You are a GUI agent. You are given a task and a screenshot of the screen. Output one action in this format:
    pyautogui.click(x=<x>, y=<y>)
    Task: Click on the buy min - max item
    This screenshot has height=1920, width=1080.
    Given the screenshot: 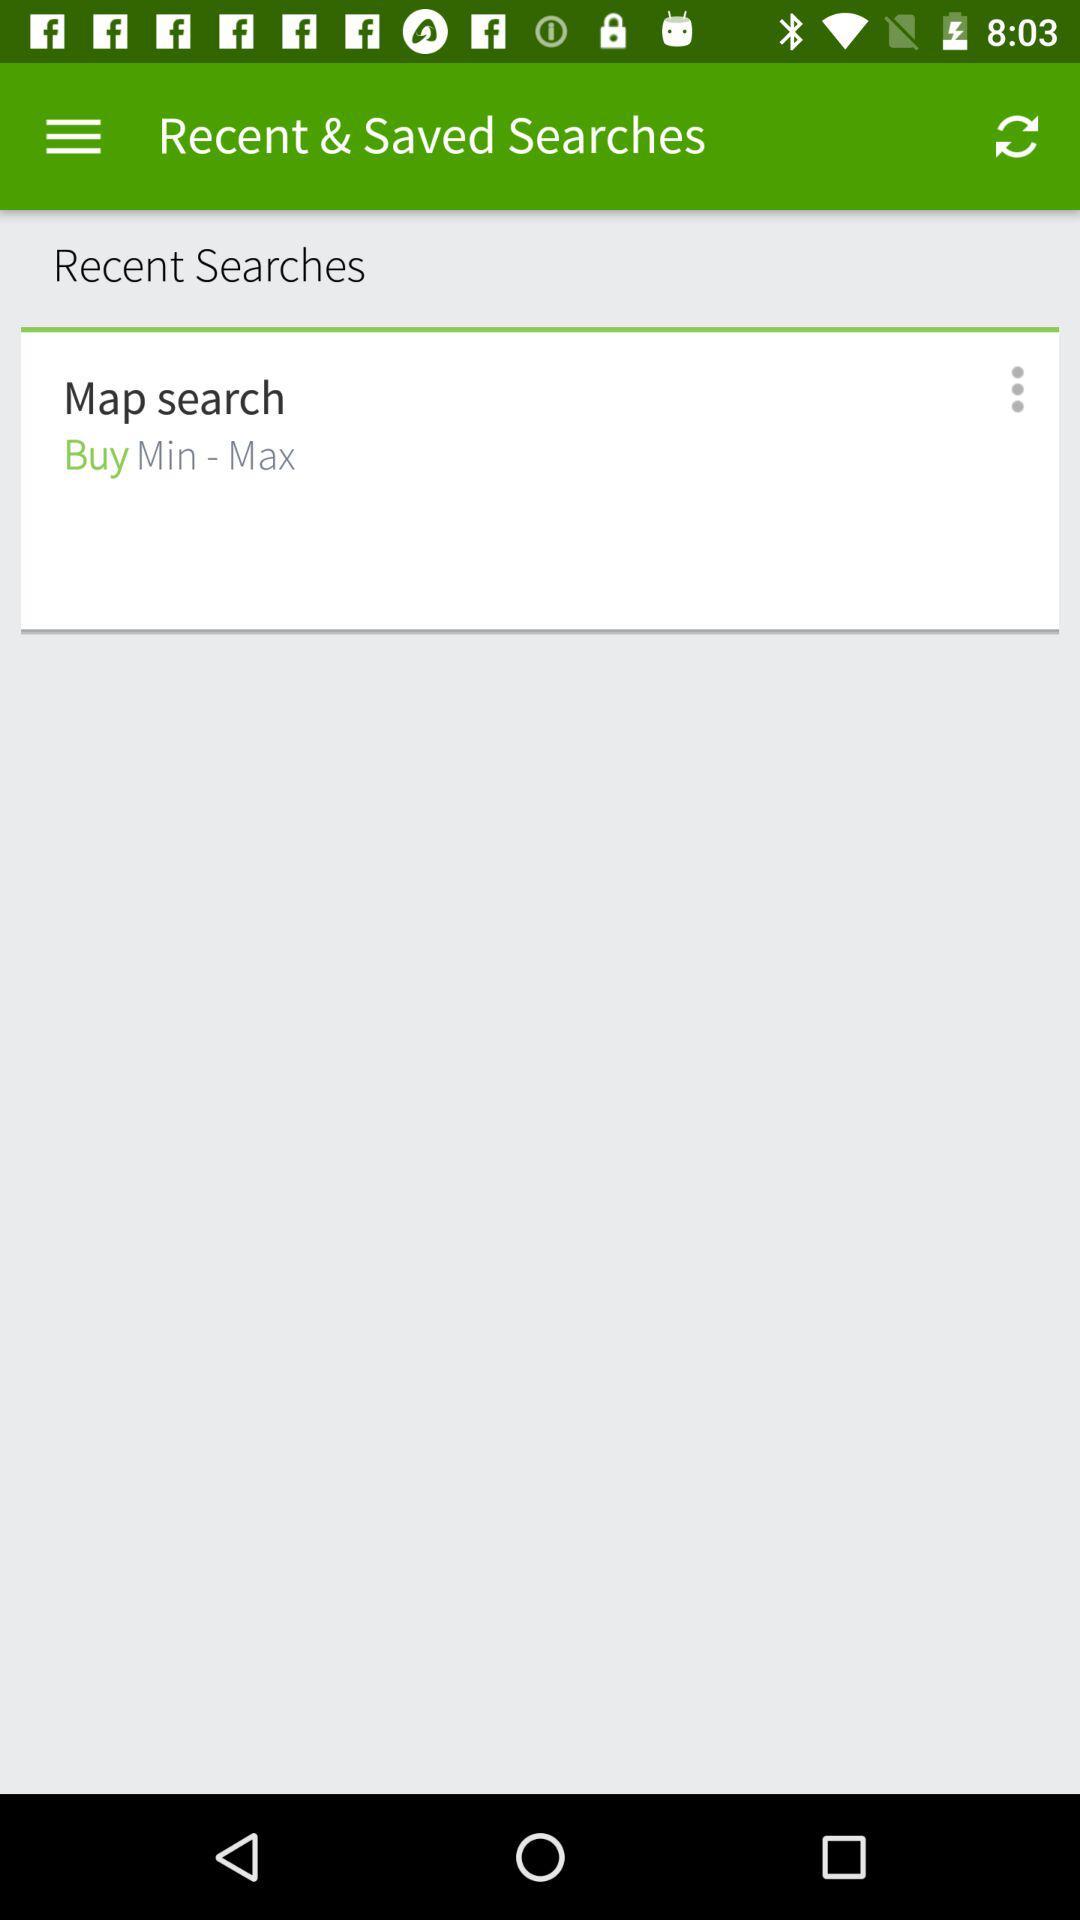 What is the action you would take?
    pyautogui.click(x=178, y=455)
    